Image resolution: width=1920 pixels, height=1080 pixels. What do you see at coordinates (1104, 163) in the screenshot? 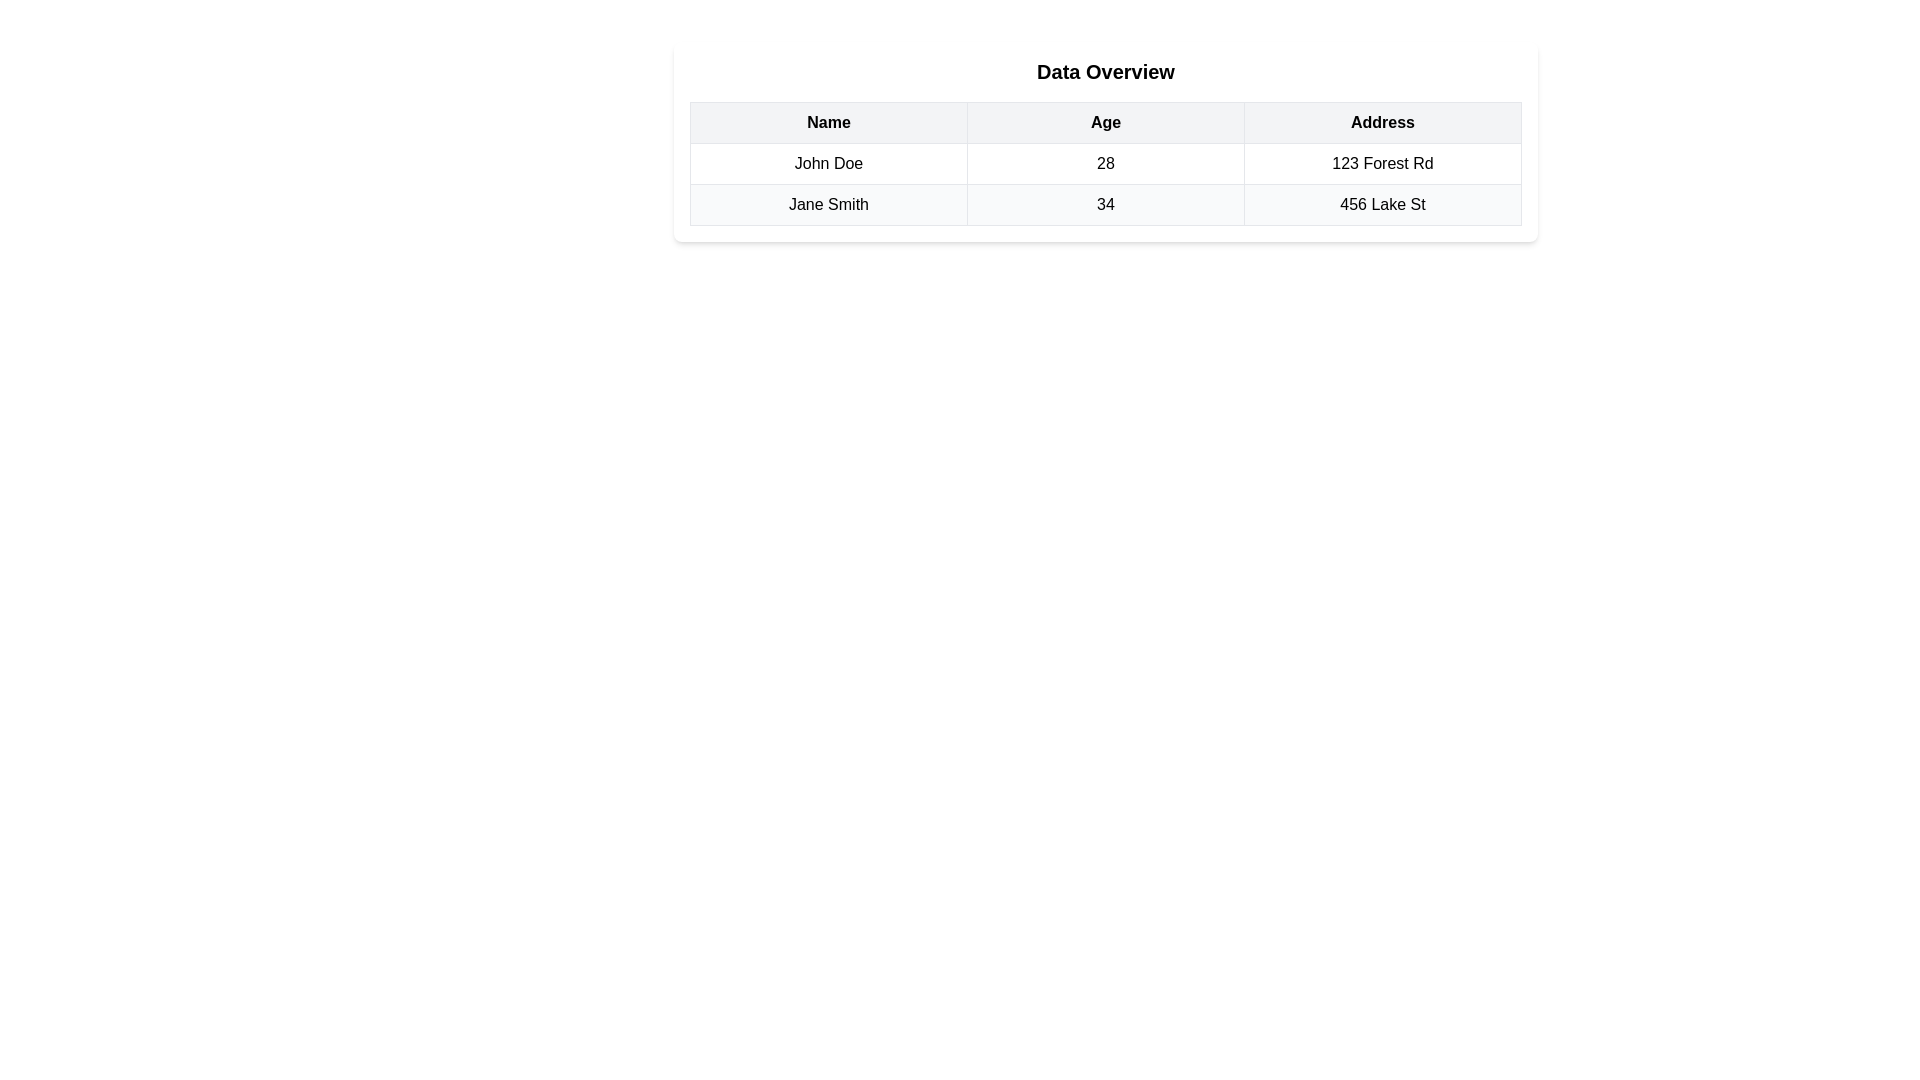
I see `the table cell displaying the age for 'John Doe', which is located in the second column of the first row of the data table` at bounding box center [1104, 163].